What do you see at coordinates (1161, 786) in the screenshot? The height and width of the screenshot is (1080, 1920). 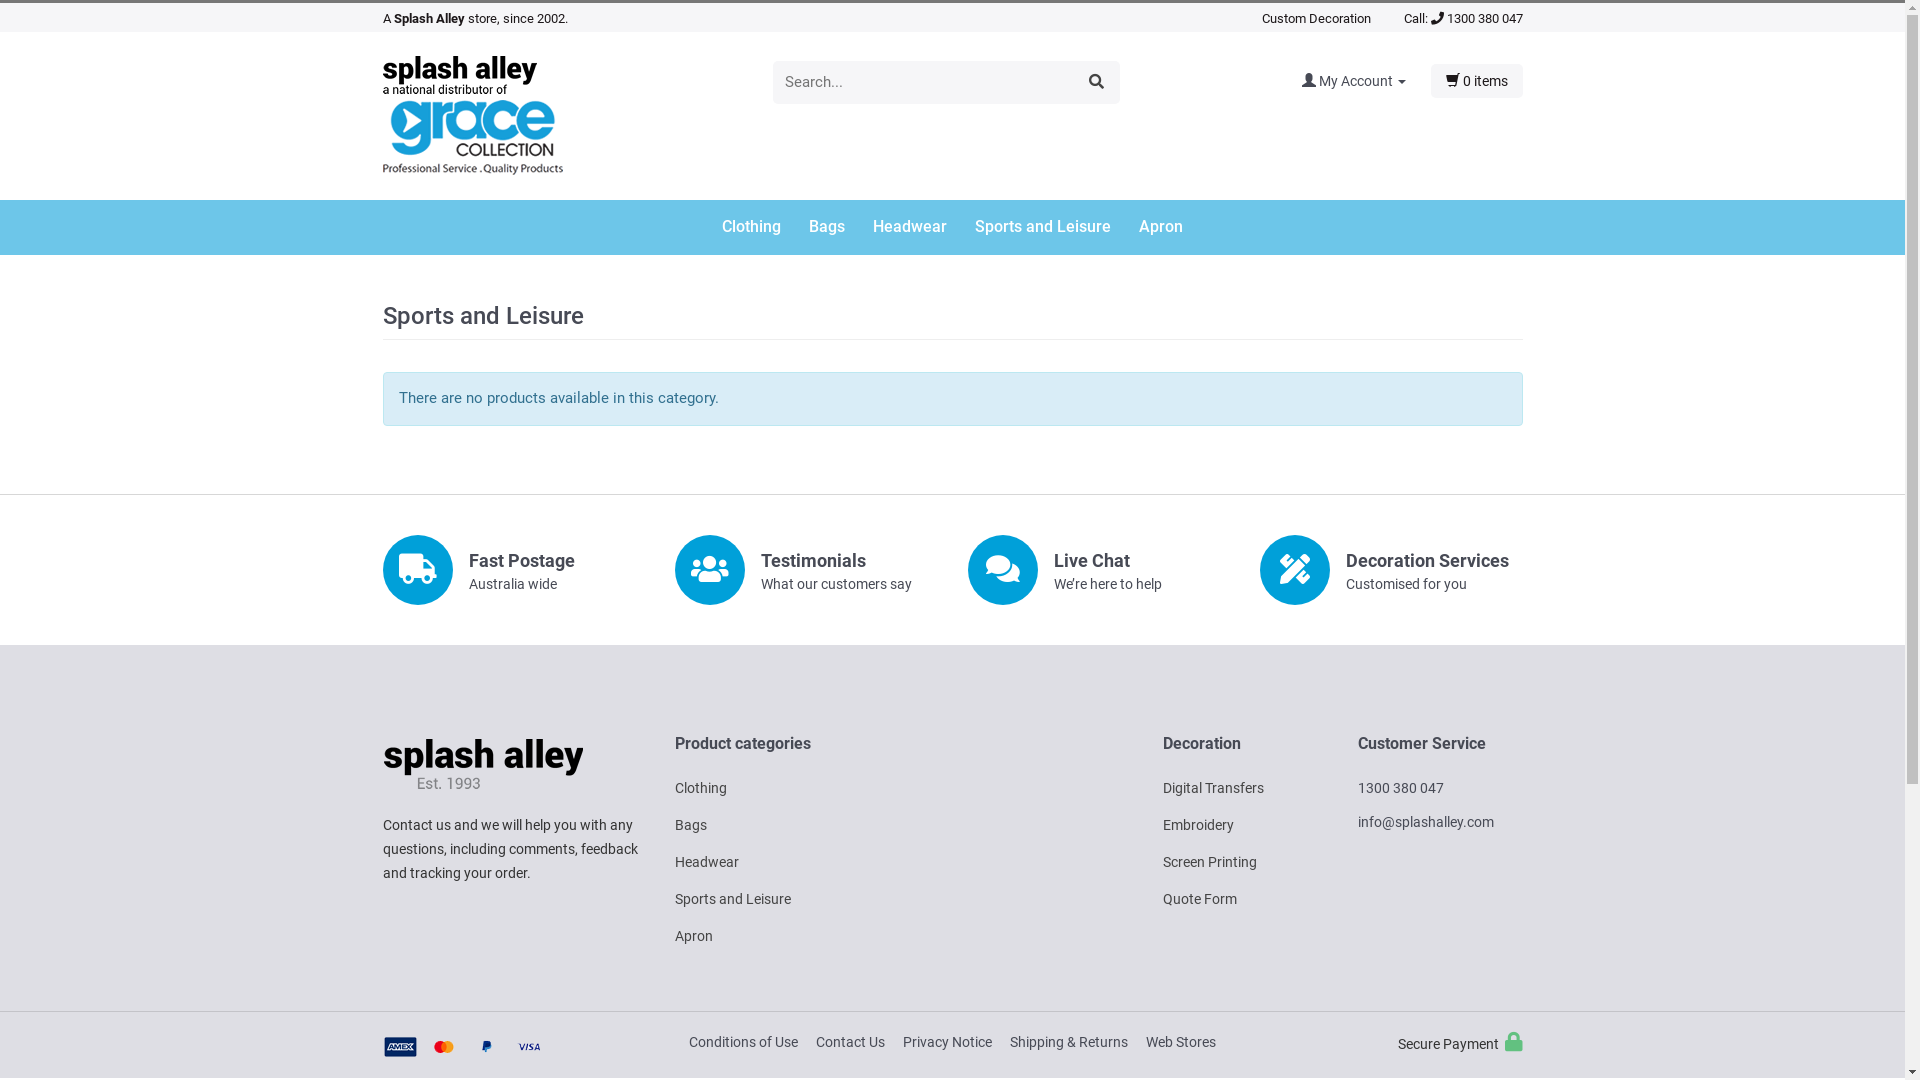 I see `'Digital Transfers'` at bounding box center [1161, 786].